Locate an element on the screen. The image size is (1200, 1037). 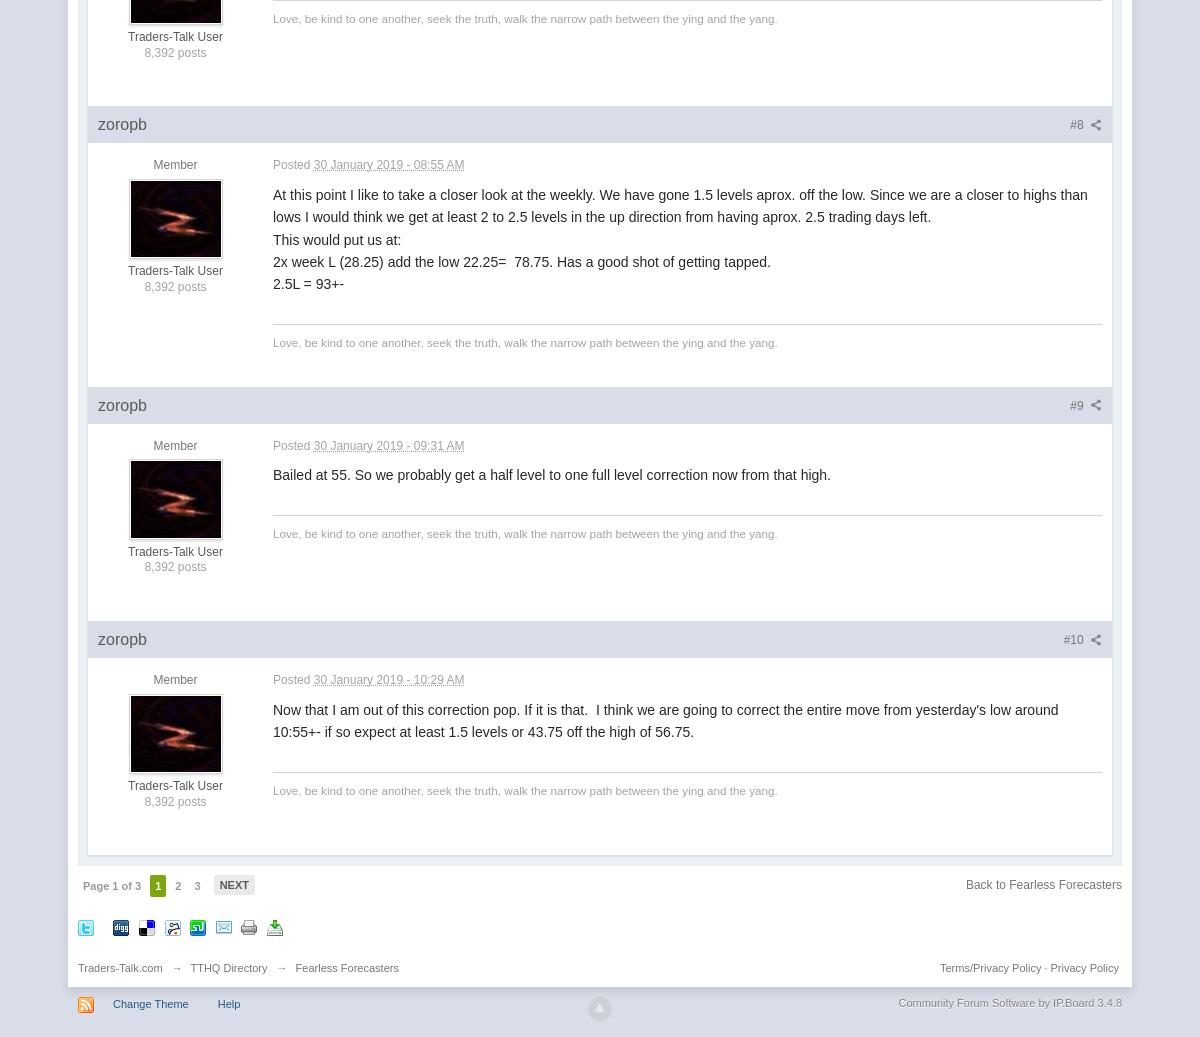
'Now that I am out of this correction pop. If it is that.  I think we are going to correct the entire move from yesterday's low around 10:55+- if so expect at least 1.5 levels or 43.75 off the high of 56.75.' is located at coordinates (272, 719).